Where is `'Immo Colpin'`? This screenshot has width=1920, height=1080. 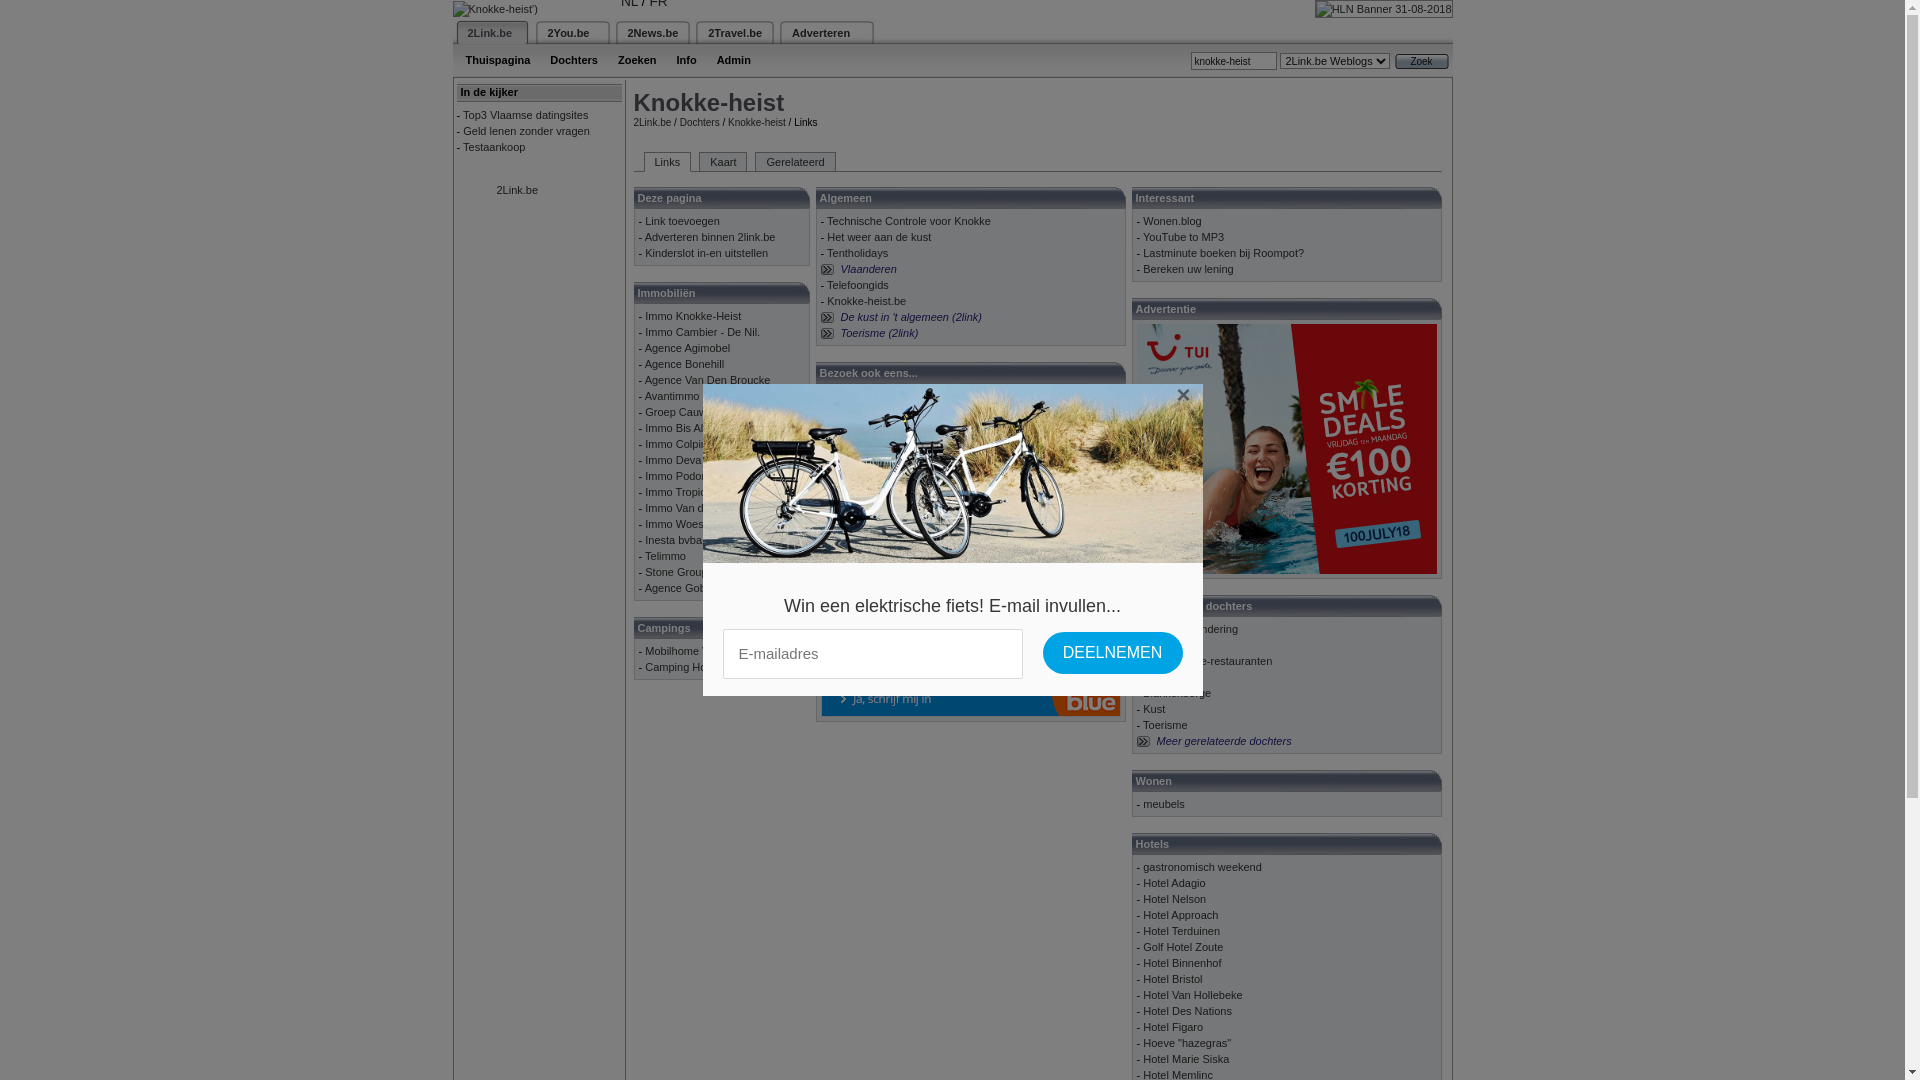
'Immo Colpin' is located at coordinates (644, 442).